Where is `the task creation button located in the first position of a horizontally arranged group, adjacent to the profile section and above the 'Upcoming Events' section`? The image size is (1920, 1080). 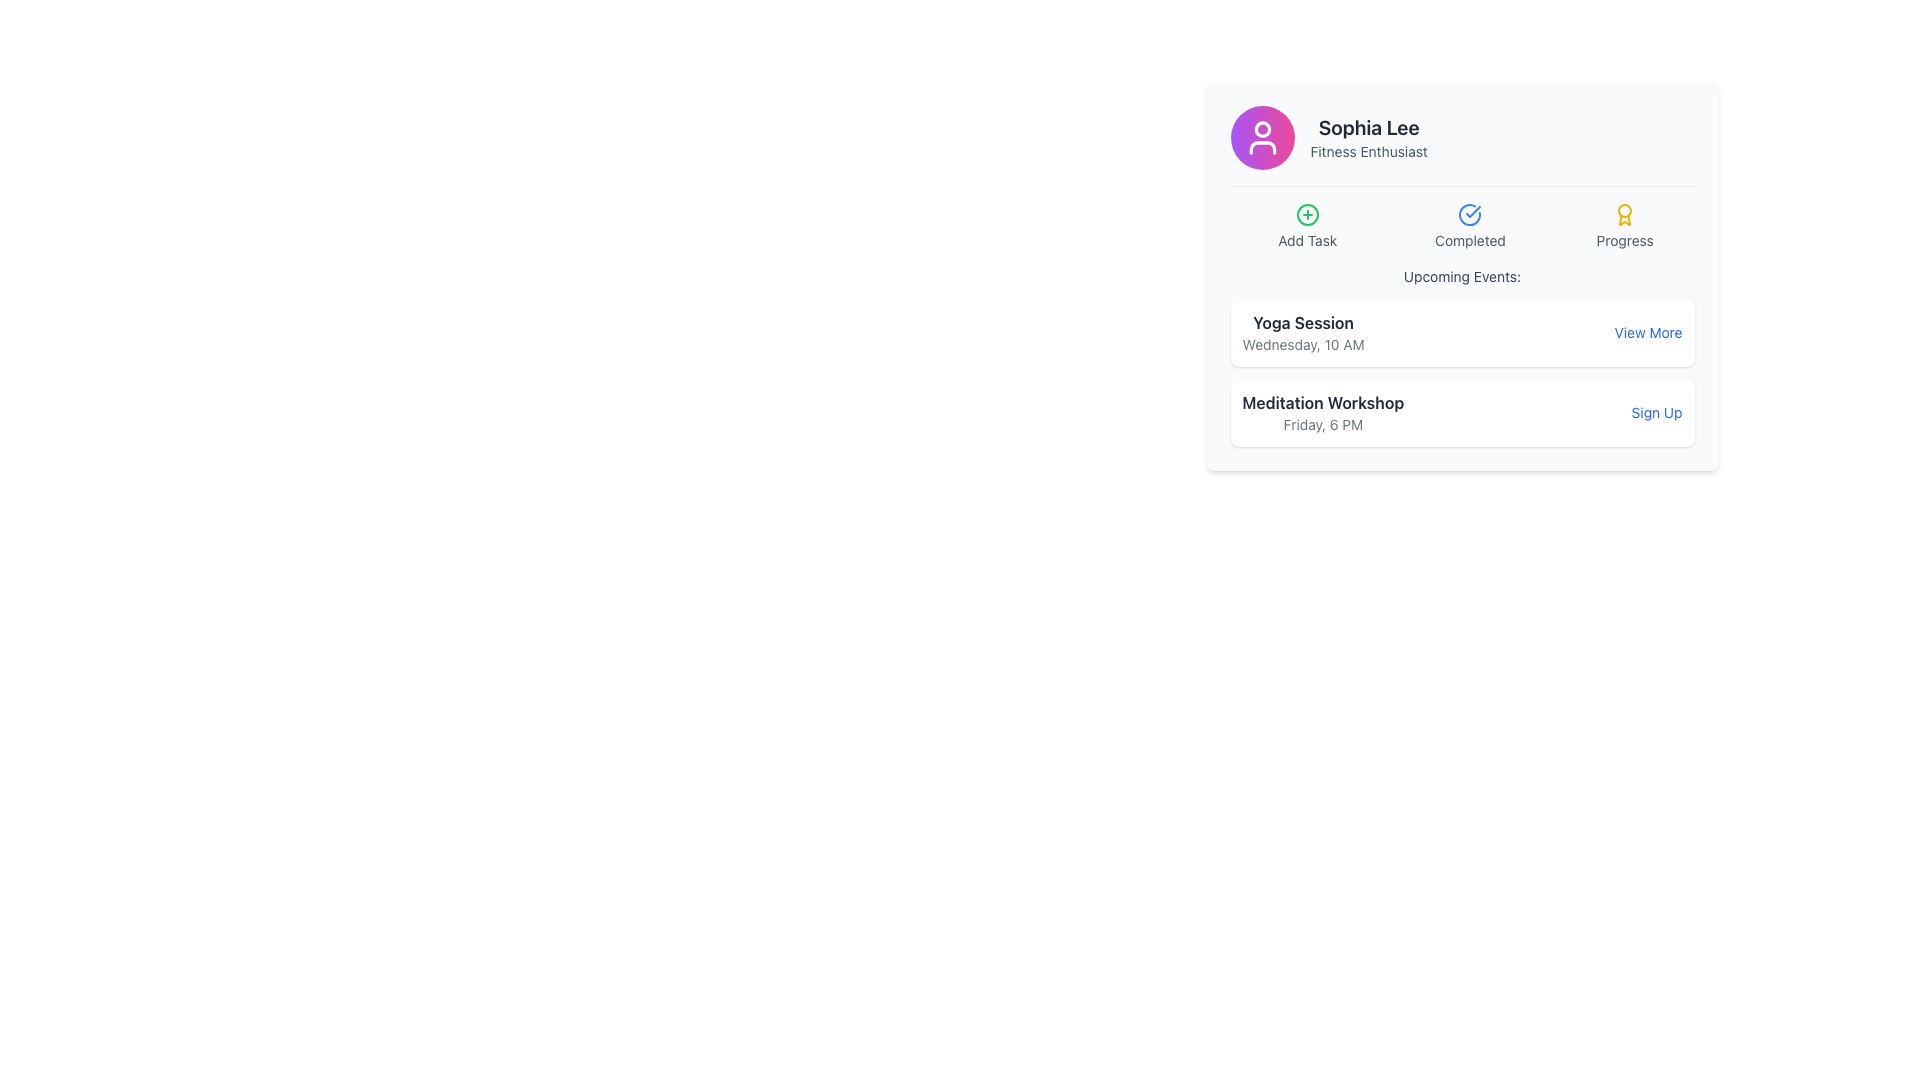
the task creation button located in the first position of a horizontally arranged group, adjacent to the profile section and above the 'Upcoming Events' section is located at coordinates (1307, 226).